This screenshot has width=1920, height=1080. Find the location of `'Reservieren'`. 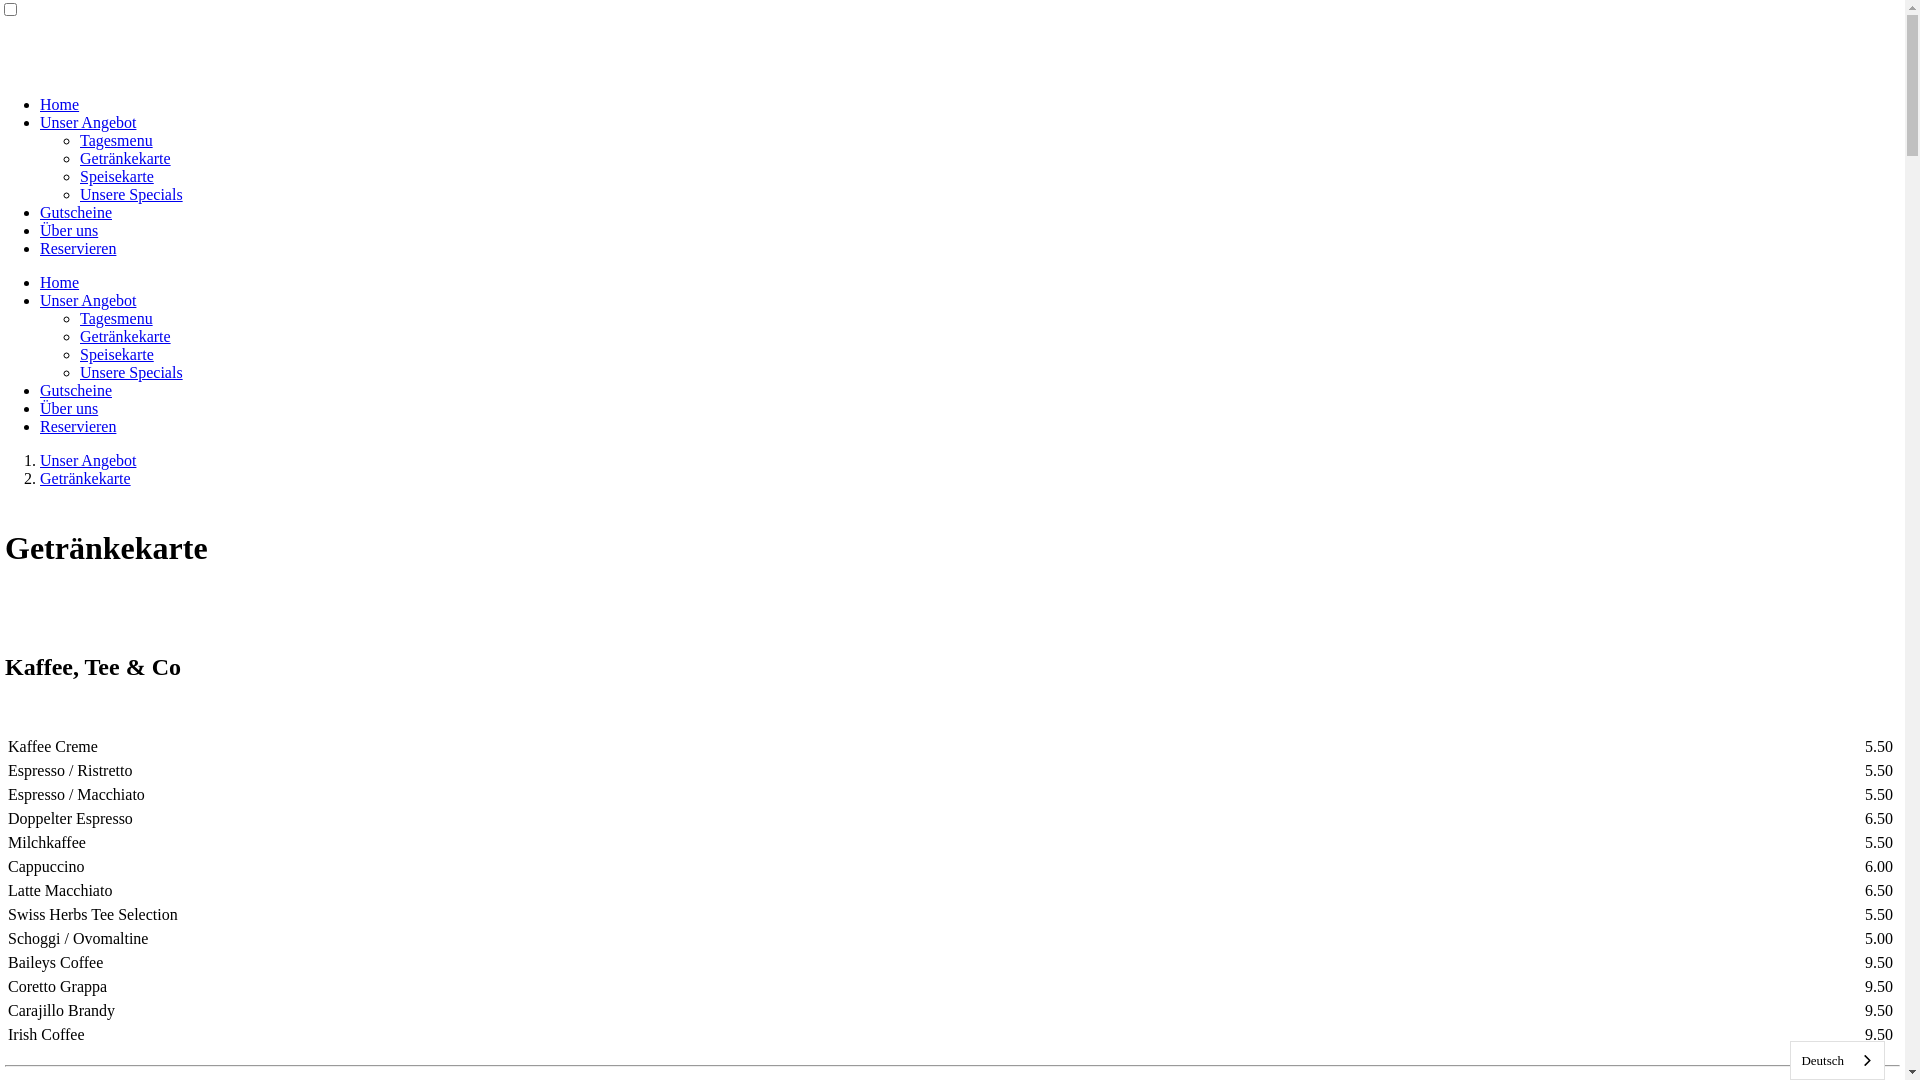

'Reservieren' is located at coordinates (39, 247).